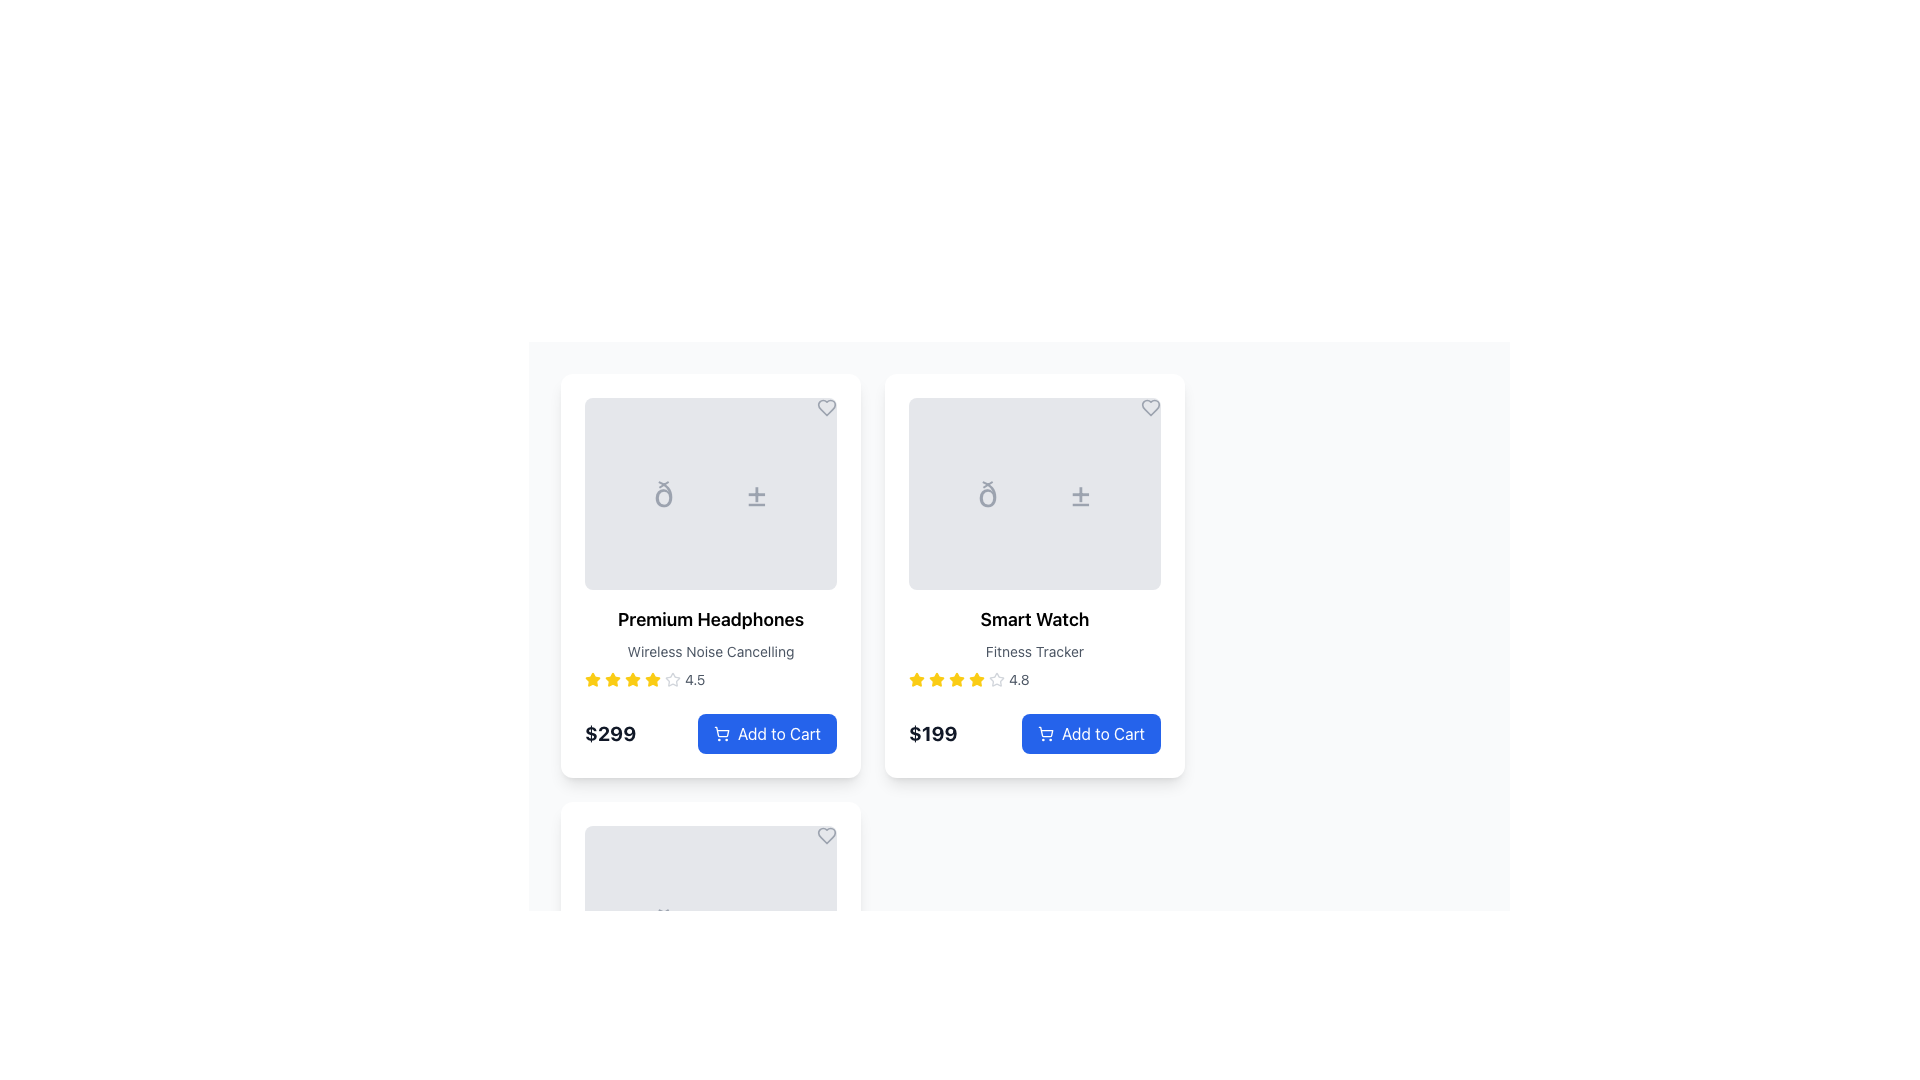 The width and height of the screenshot is (1920, 1080). I want to click on the sixth star icon in the 'Premium Headphones' product card, which is styled with a yellow fill and stroke, indicating a rating component, so click(652, 678).